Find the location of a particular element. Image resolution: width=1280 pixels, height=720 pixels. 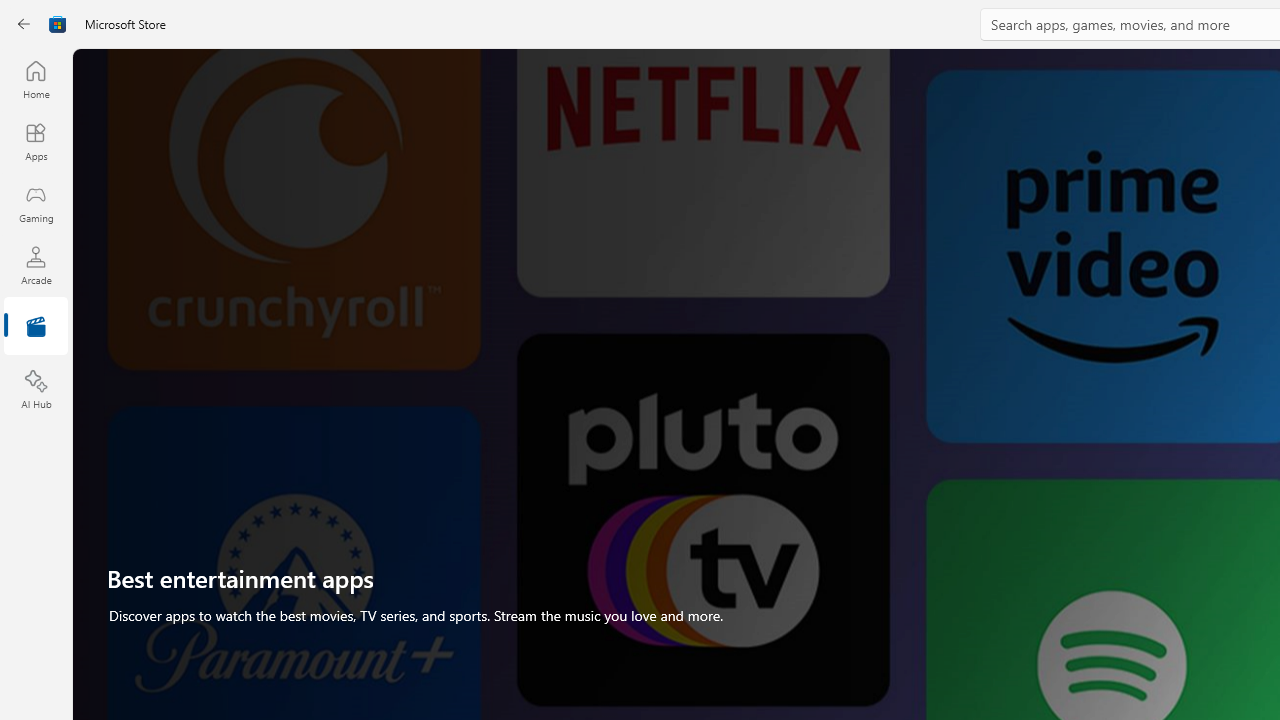

'Entertainment' is located at coordinates (35, 326).